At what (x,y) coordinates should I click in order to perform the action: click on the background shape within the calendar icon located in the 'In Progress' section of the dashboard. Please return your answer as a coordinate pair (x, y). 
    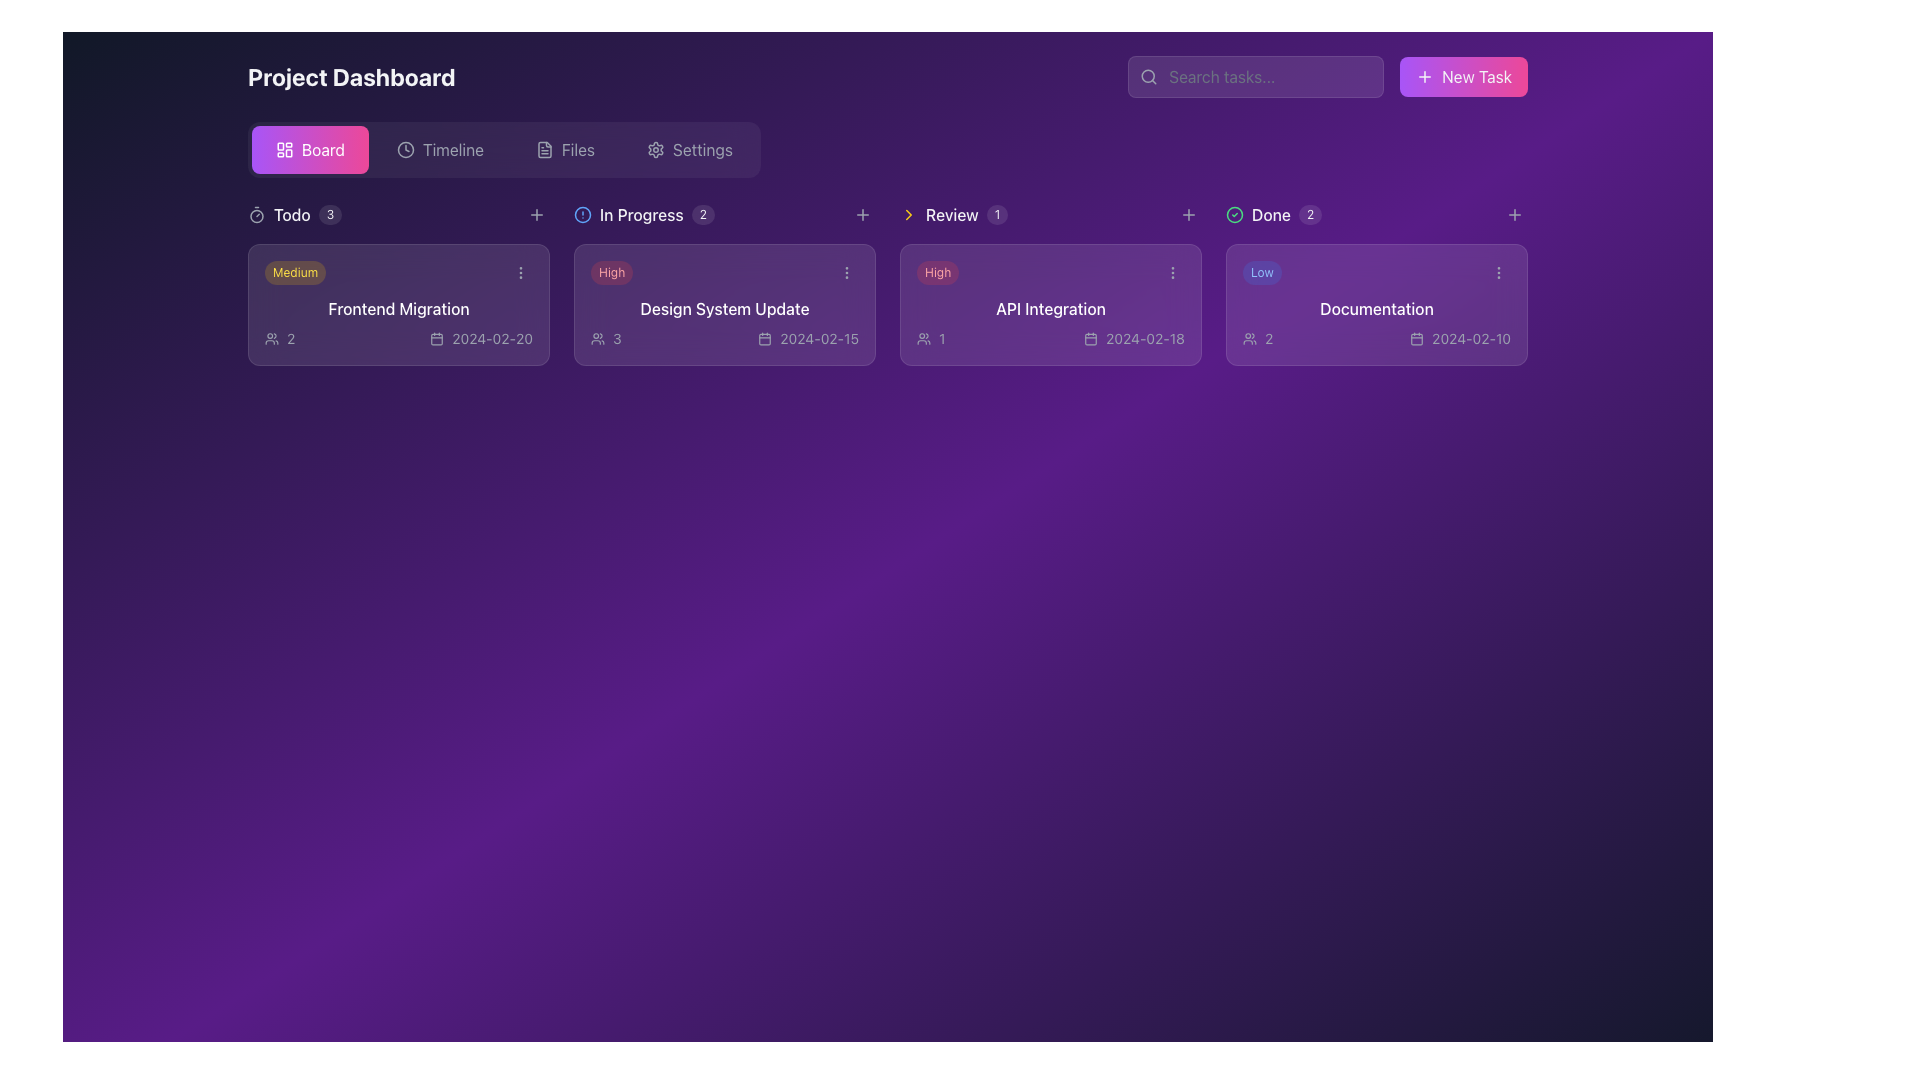
    Looking at the image, I should click on (764, 338).